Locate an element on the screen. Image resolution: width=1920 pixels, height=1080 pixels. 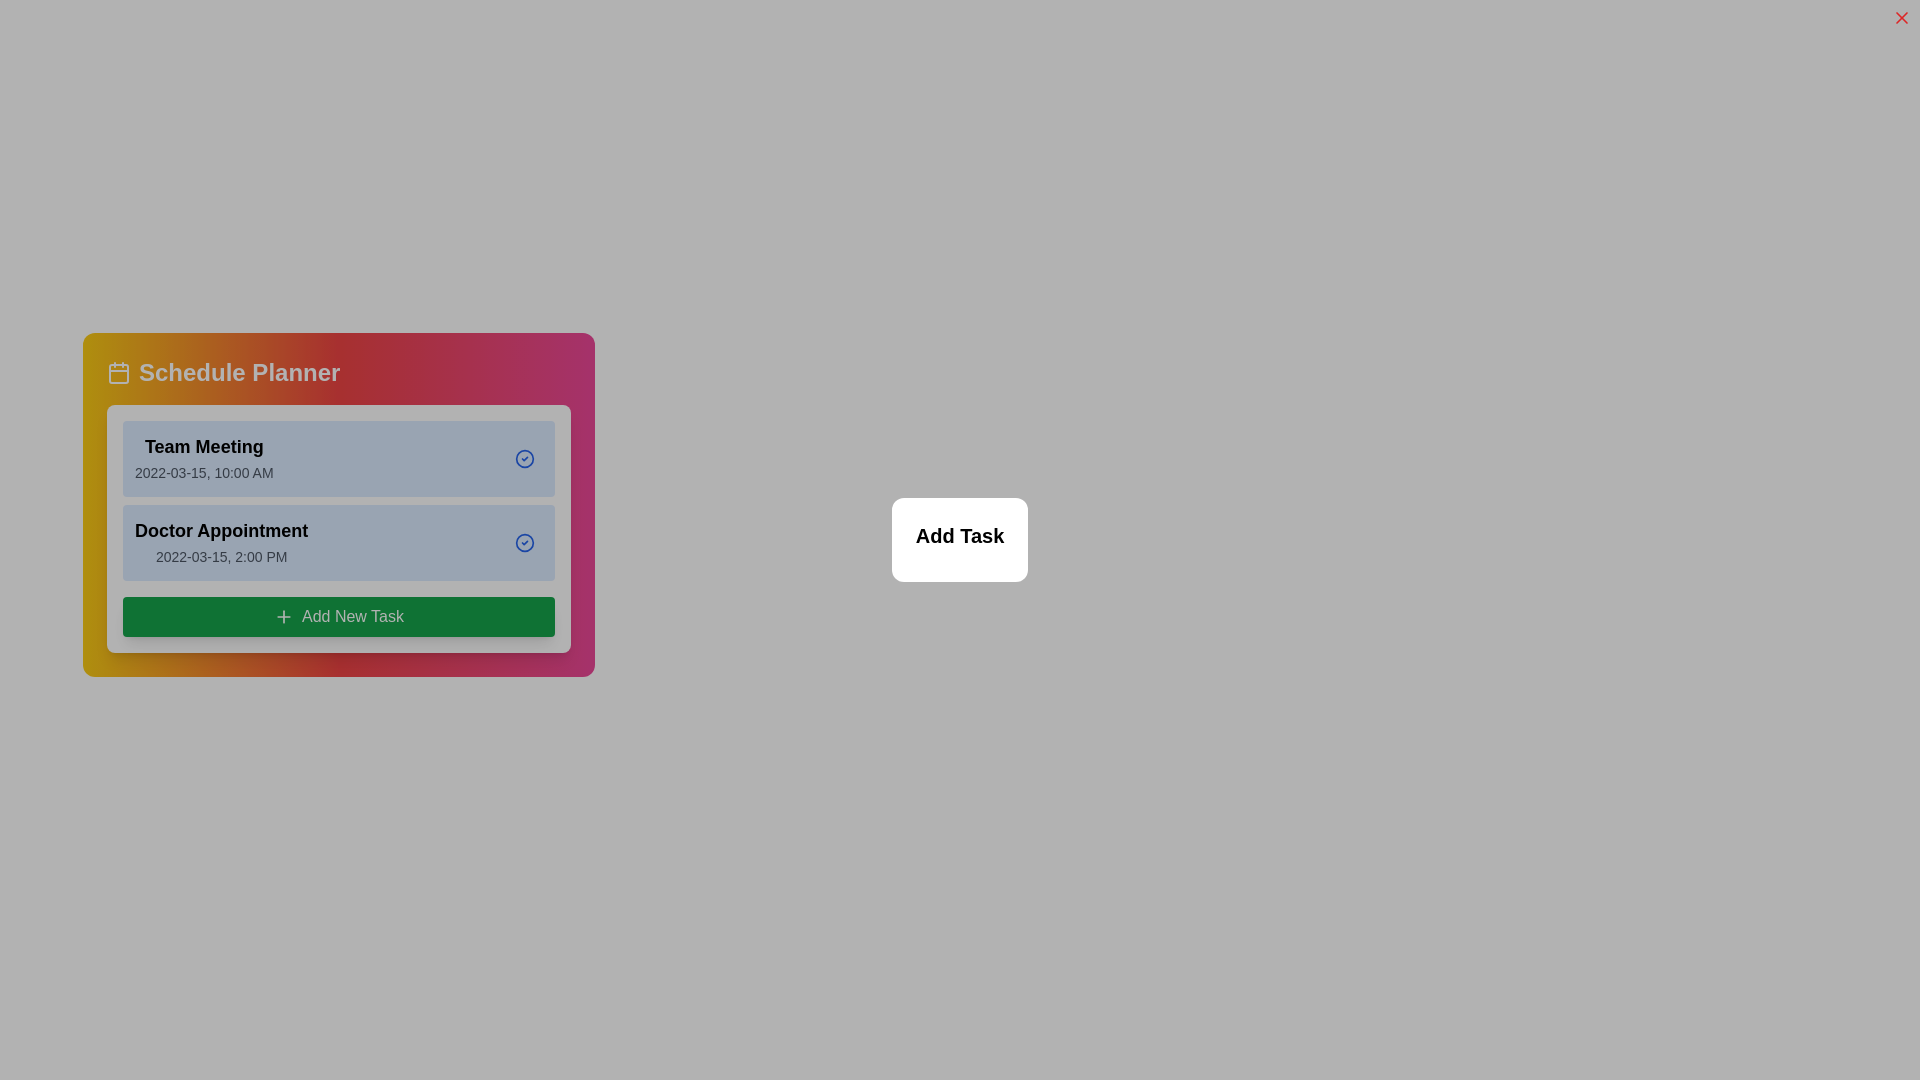
the 'Add Task' button-like text display element, which has a white background and bold black text centered within it is located at coordinates (960, 540).